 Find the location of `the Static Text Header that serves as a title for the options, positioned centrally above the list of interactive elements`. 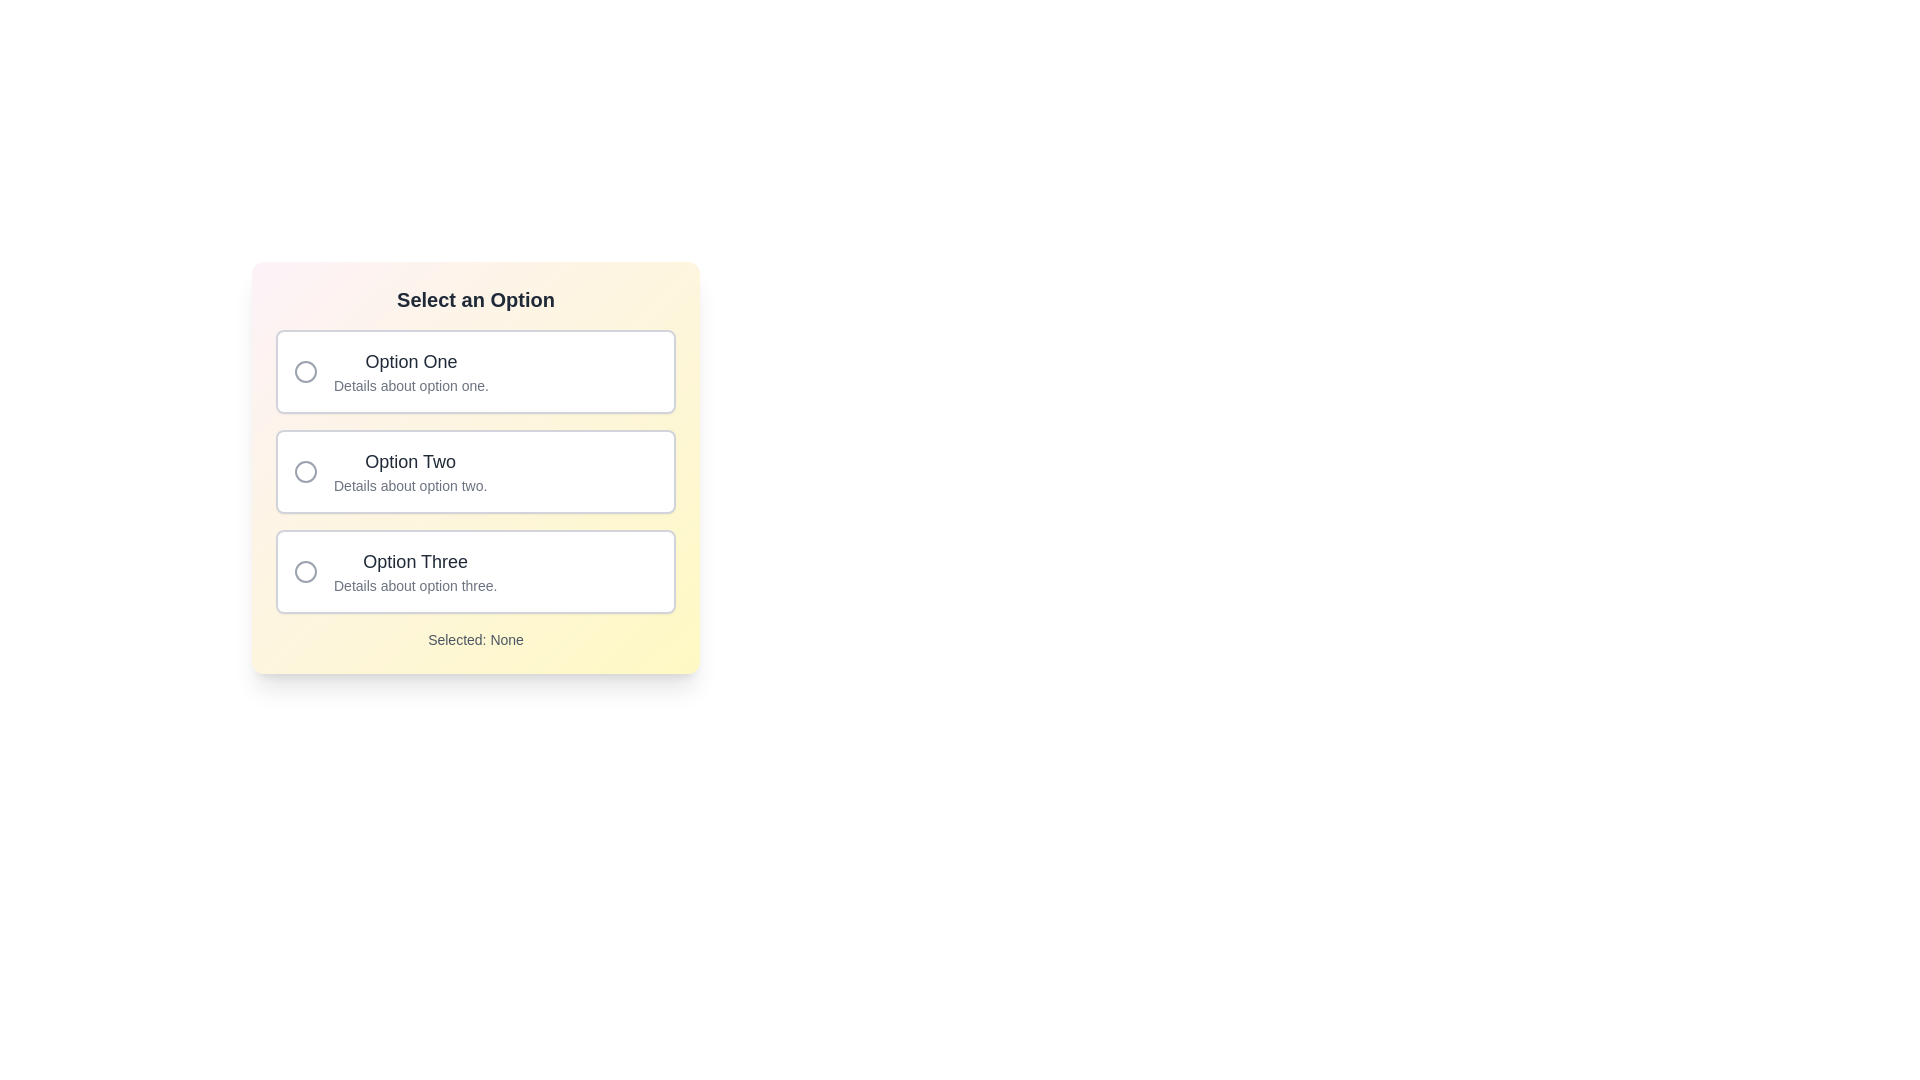

the Static Text Header that serves as a title for the options, positioned centrally above the list of interactive elements is located at coordinates (474, 300).